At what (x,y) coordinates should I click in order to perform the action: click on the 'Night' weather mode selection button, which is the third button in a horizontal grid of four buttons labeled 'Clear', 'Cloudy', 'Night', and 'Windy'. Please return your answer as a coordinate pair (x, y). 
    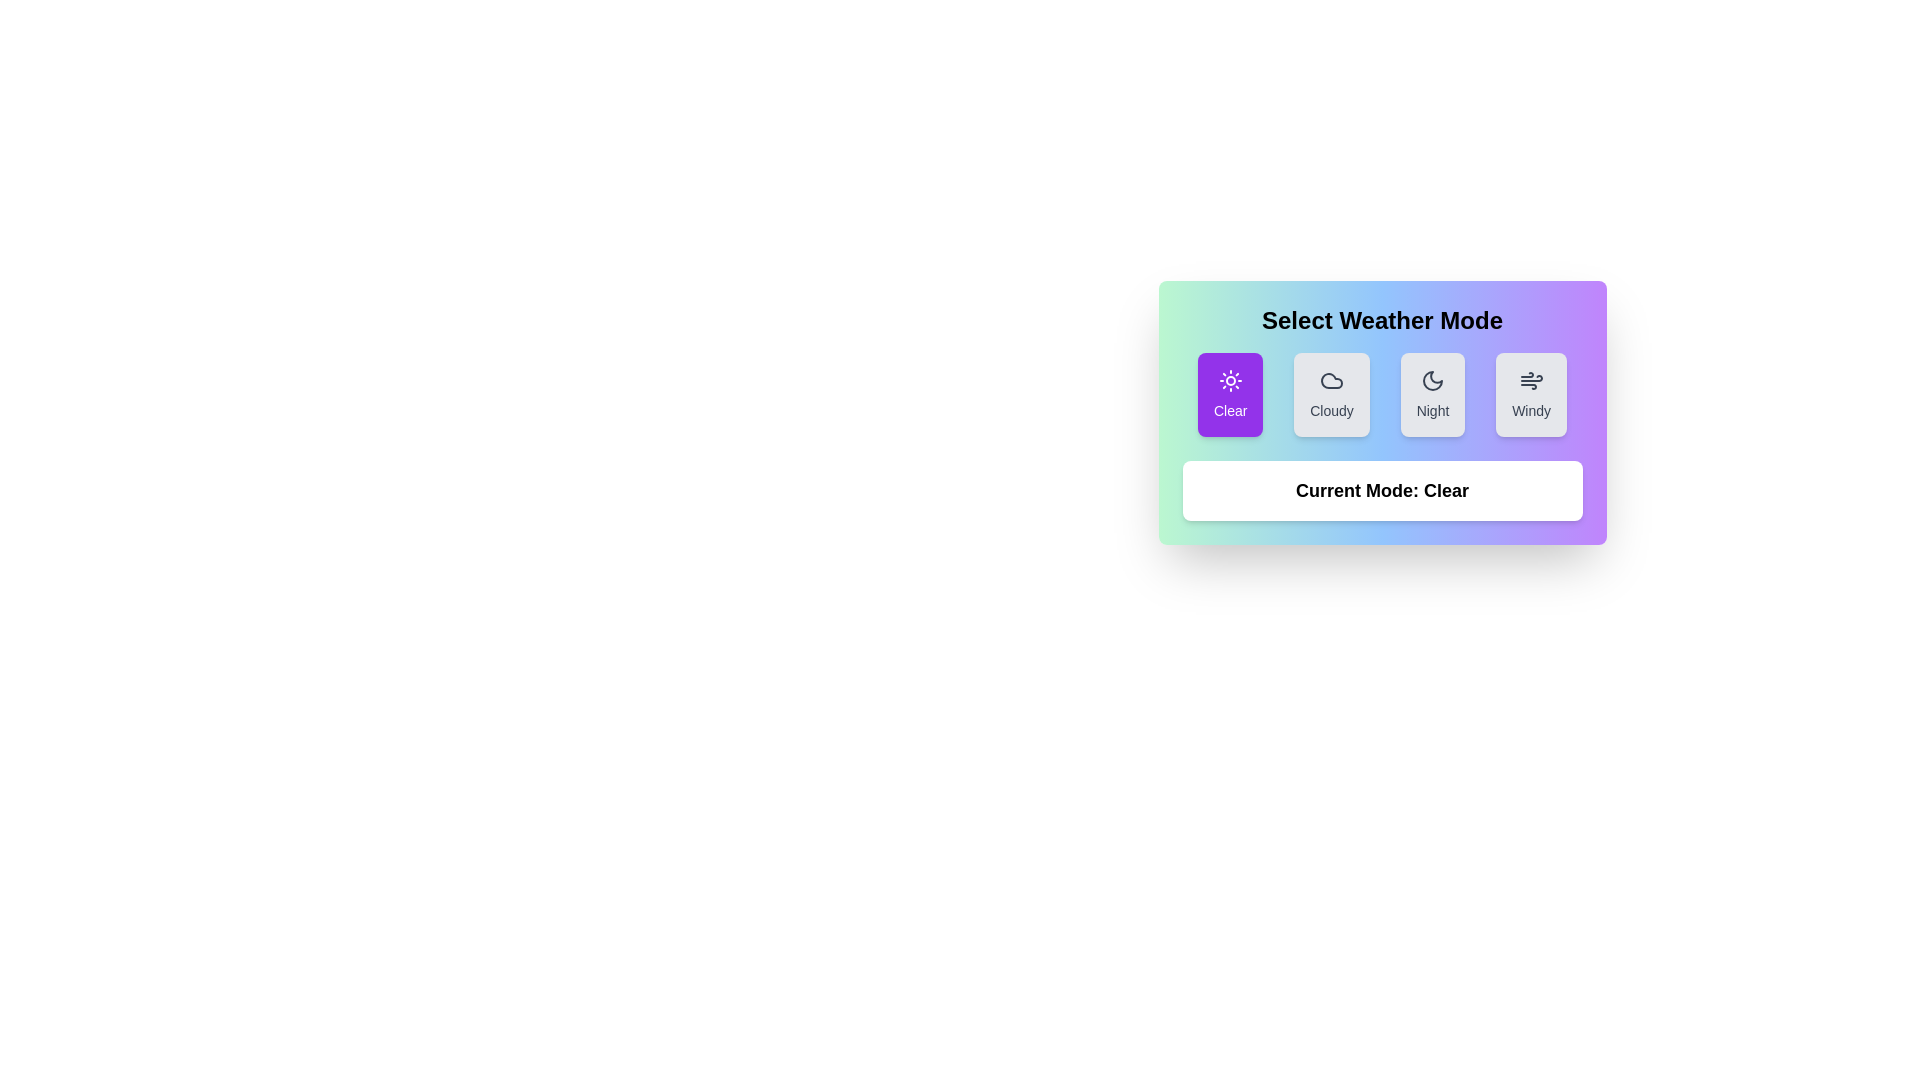
    Looking at the image, I should click on (1431, 394).